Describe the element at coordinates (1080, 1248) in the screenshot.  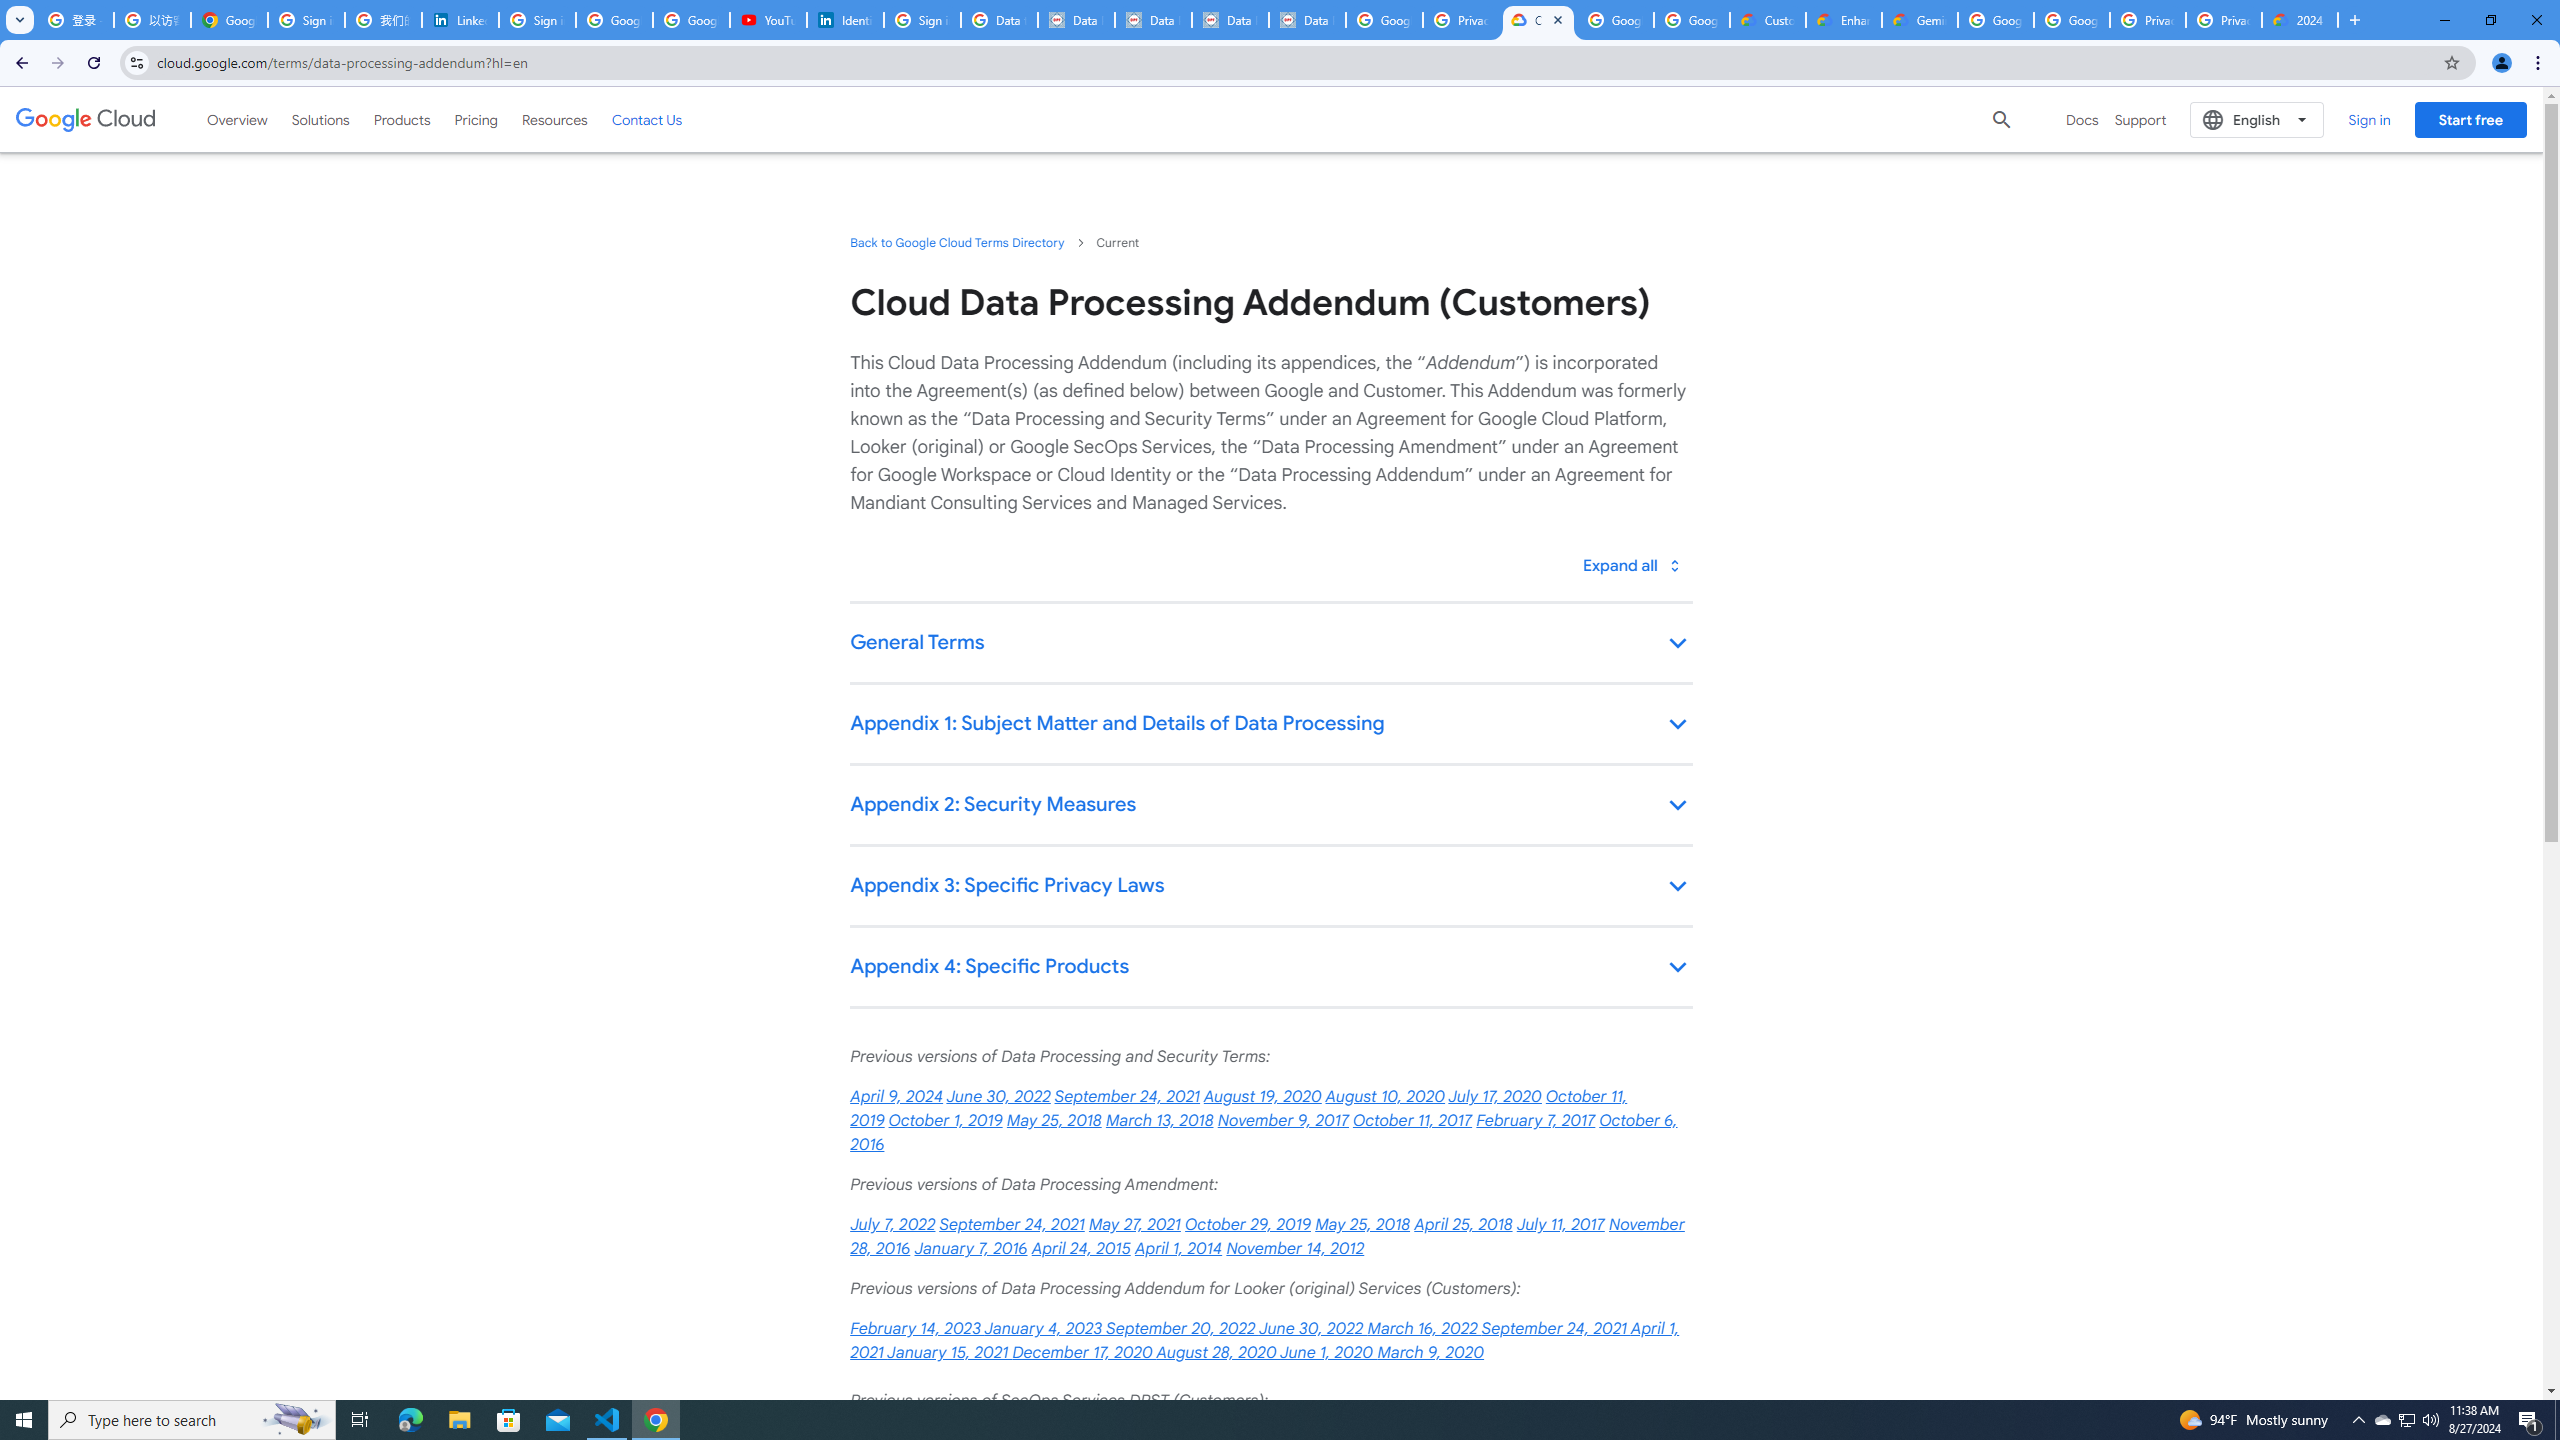
I see `'April 24, 2015'` at that location.